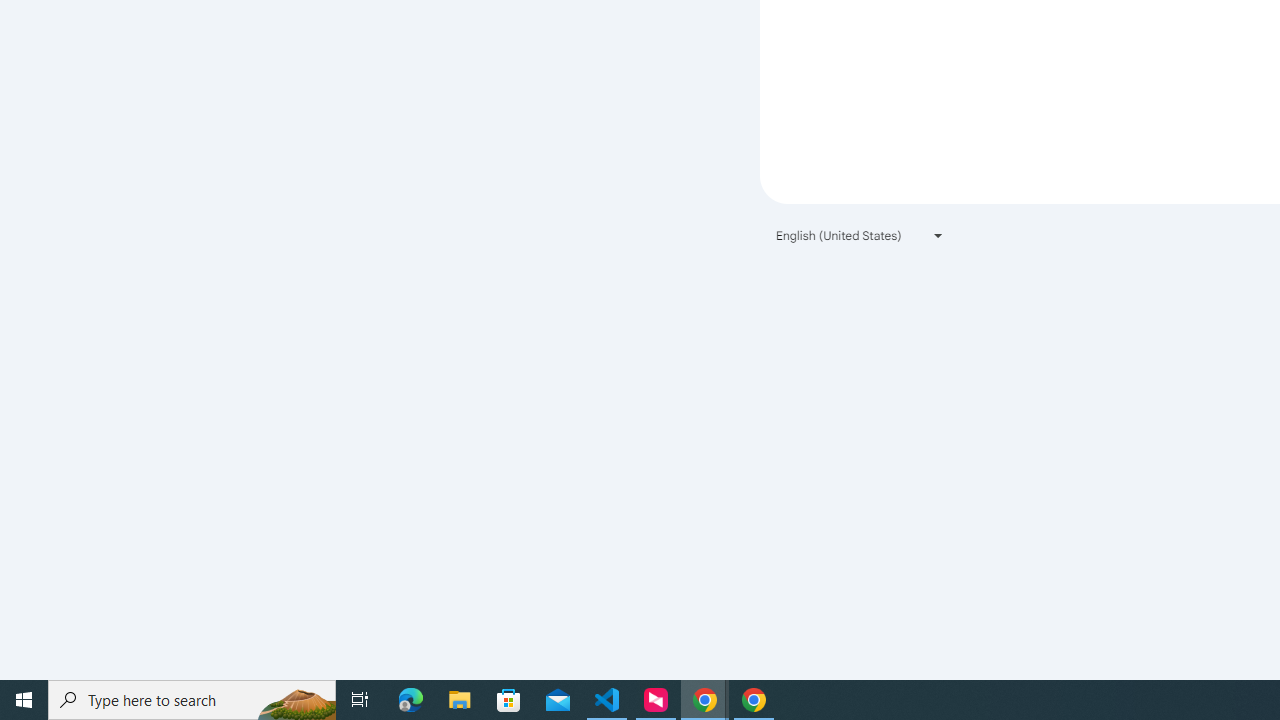 This screenshot has height=720, width=1280. What do you see at coordinates (860, 234) in the screenshot?
I see `'English (United States)'` at bounding box center [860, 234].